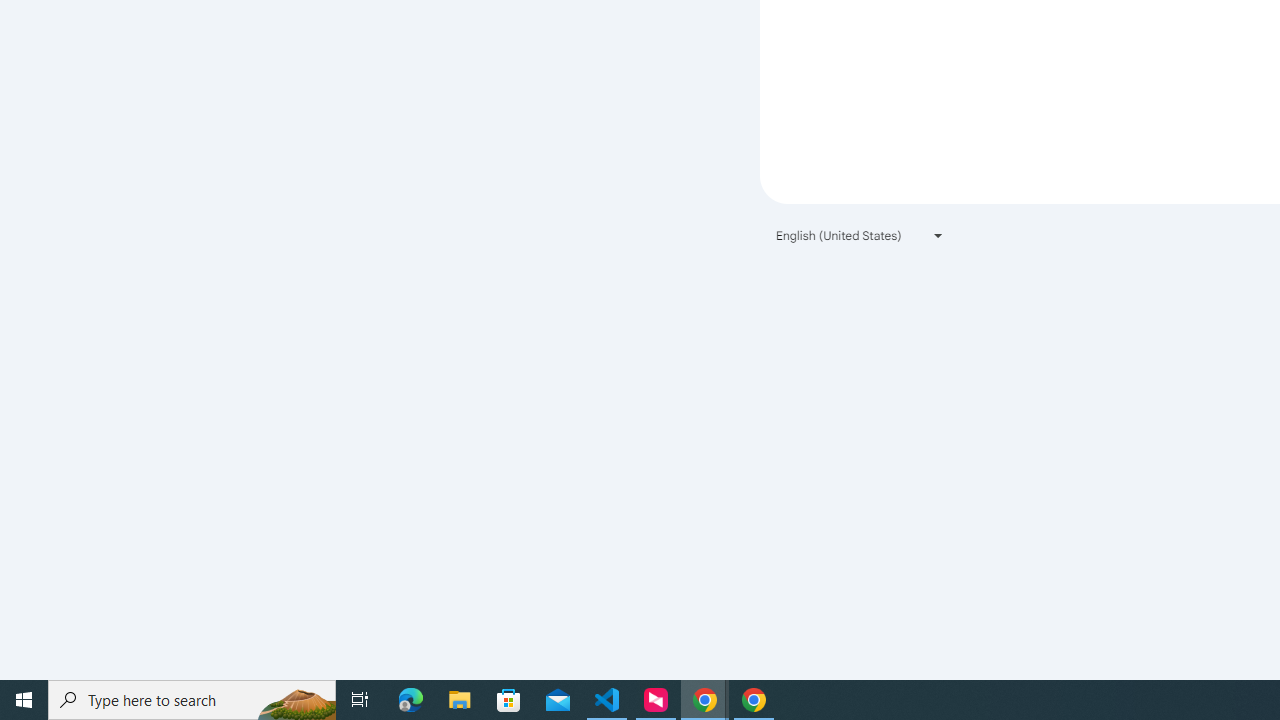 This screenshot has height=720, width=1280. What do you see at coordinates (860, 234) in the screenshot?
I see `'English (United States)'` at bounding box center [860, 234].